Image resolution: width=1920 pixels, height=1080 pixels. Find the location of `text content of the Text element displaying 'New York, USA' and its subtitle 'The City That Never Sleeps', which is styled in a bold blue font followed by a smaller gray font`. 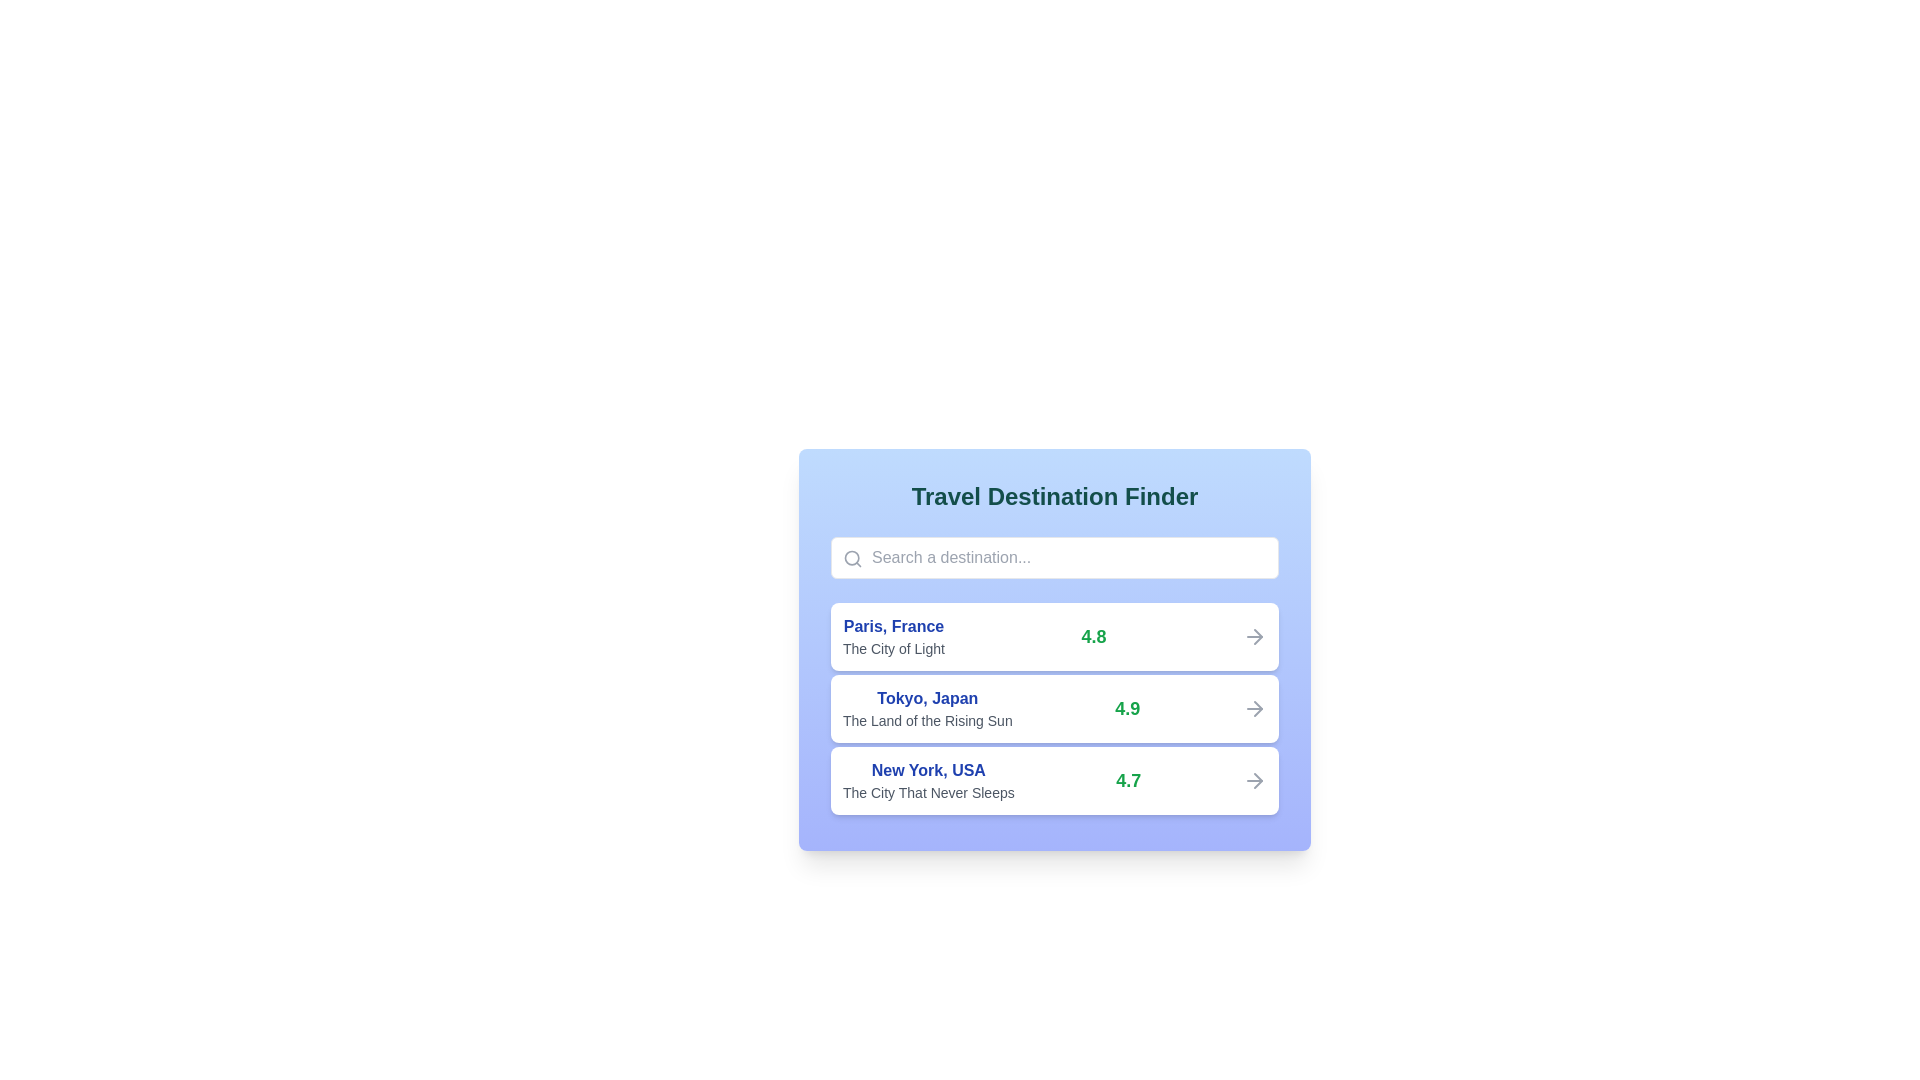

text content of the Text element displaying 'New York, USA' and its subtitle 'The City That Never Sleeps', which is styled in a bold blue font followed by a smaller gray font is located at coordinates (927, 779).